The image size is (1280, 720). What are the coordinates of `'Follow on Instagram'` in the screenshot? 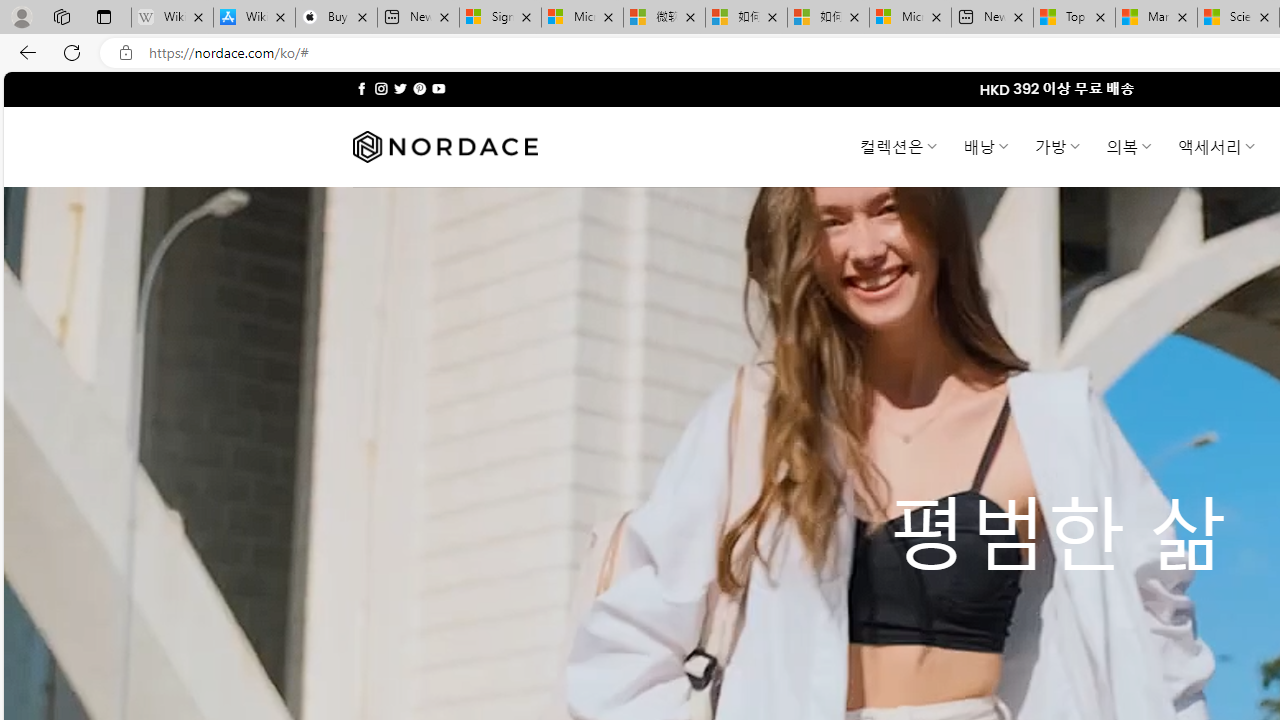 It's located at (381, 88).